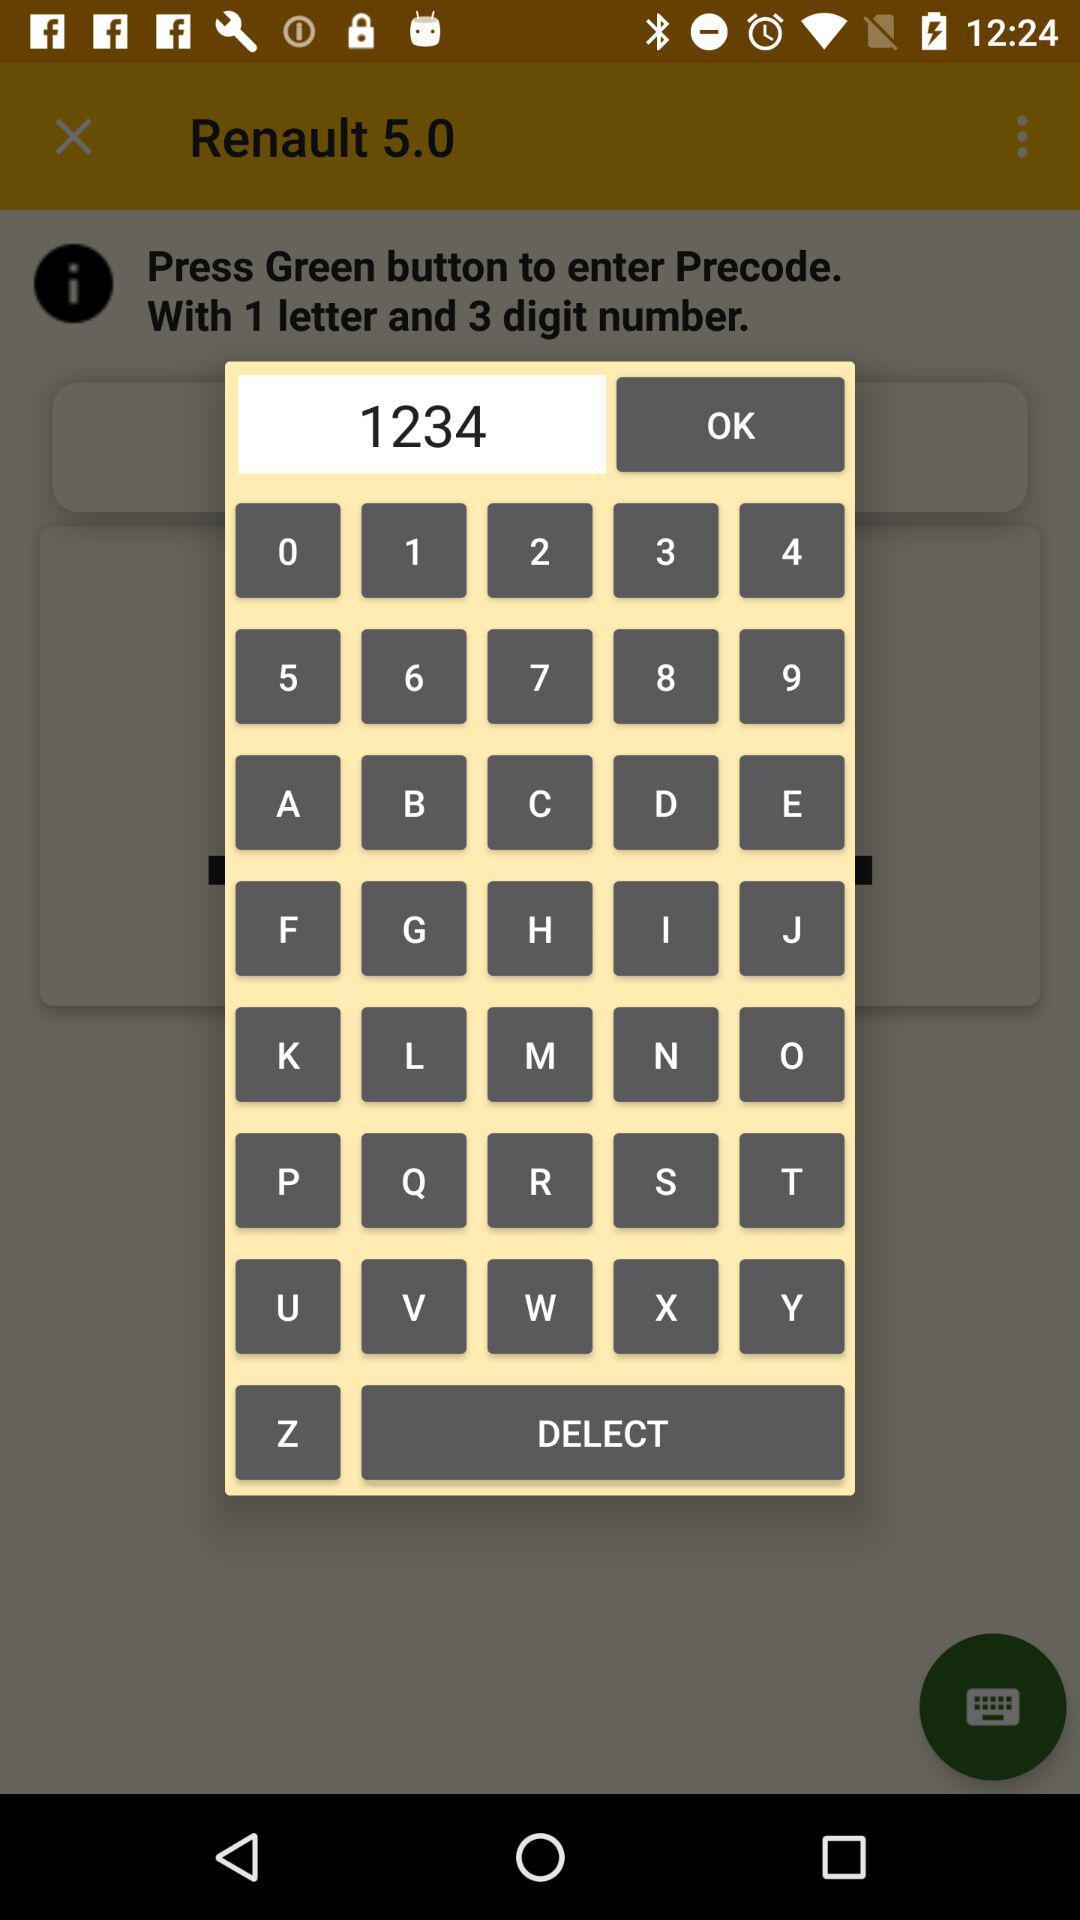 This screenshot has height=1920, width=1080. What do you see at coordinates (288, 550) in the screenshot?
I see `button above 5 icon` at bounding box center [288, 550].